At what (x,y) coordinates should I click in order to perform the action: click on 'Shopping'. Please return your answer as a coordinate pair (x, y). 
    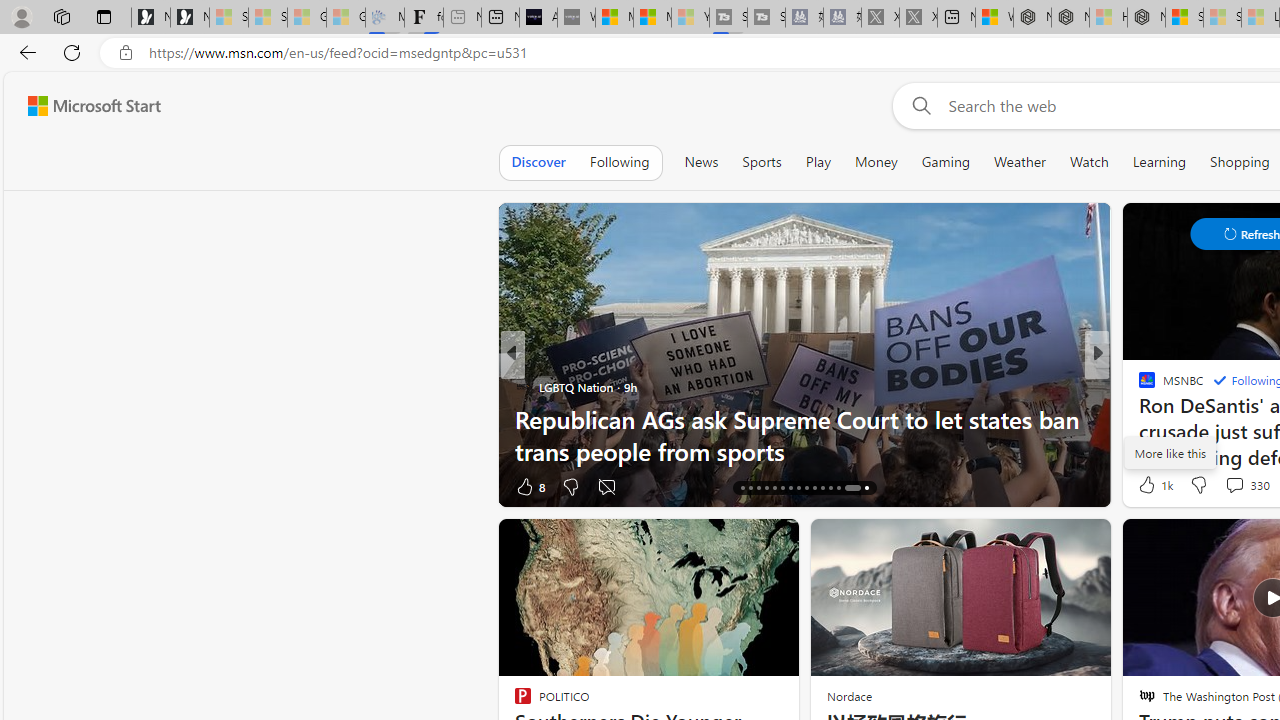
    Looking at the image, I should click on (1239, 161).